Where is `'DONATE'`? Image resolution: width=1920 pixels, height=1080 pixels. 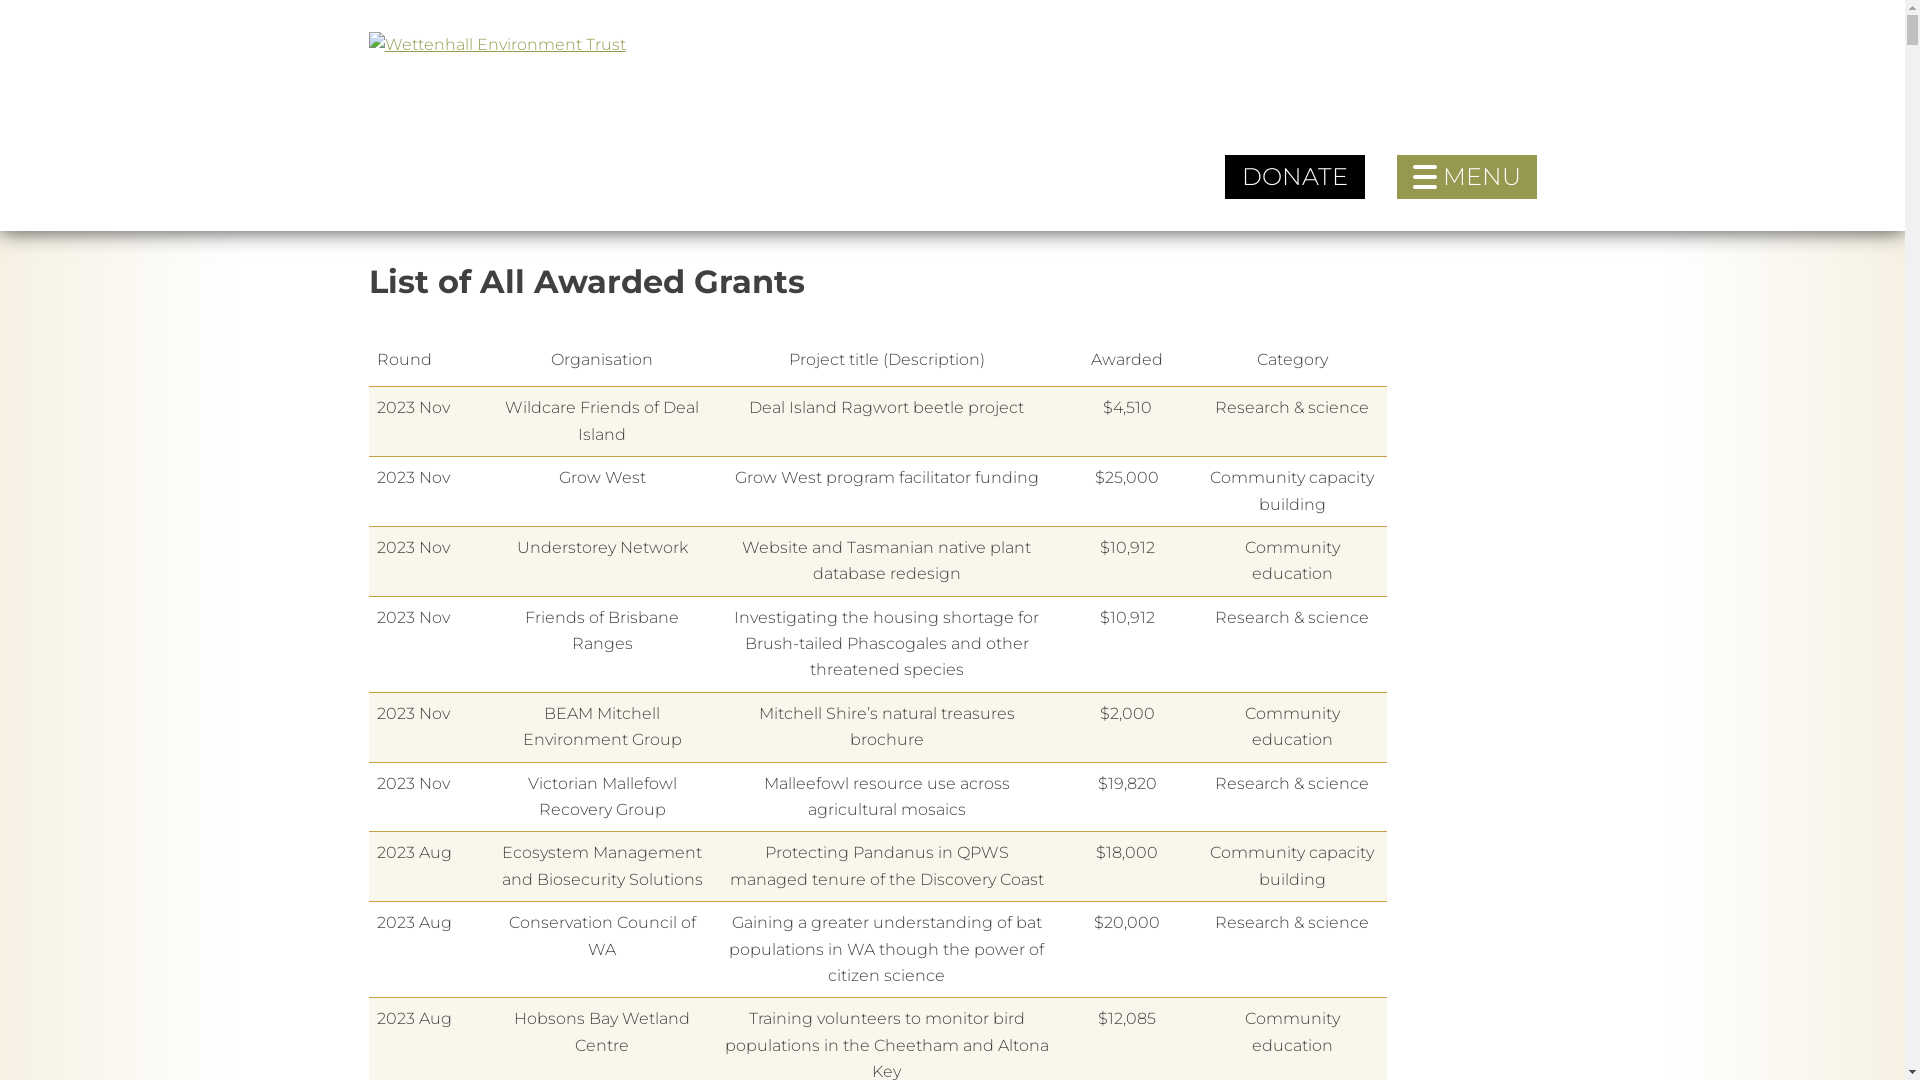 'DONATE' is located at coordinates (1294, 176).